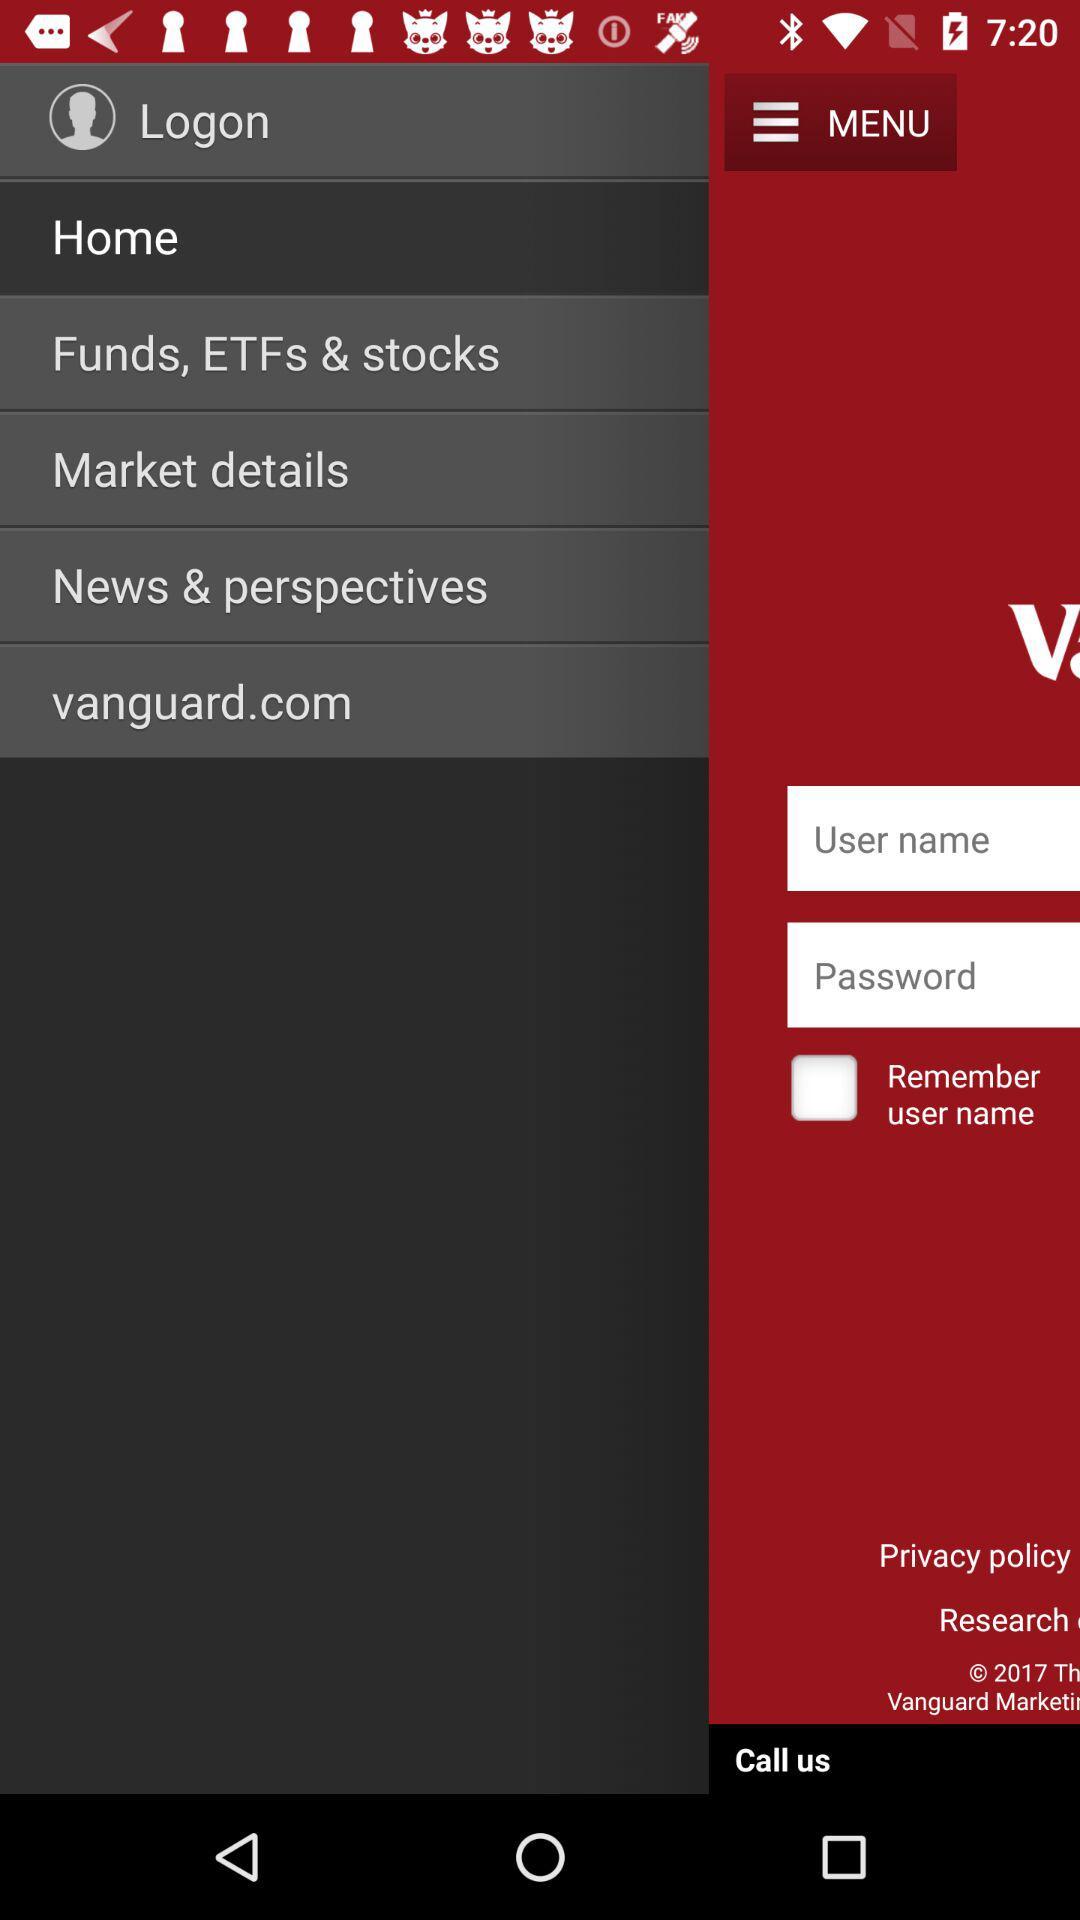  What do you see at coordinates (81, 115) in the screenshot?
I see `icon next to logon icon` at bounding box center [81, 115].